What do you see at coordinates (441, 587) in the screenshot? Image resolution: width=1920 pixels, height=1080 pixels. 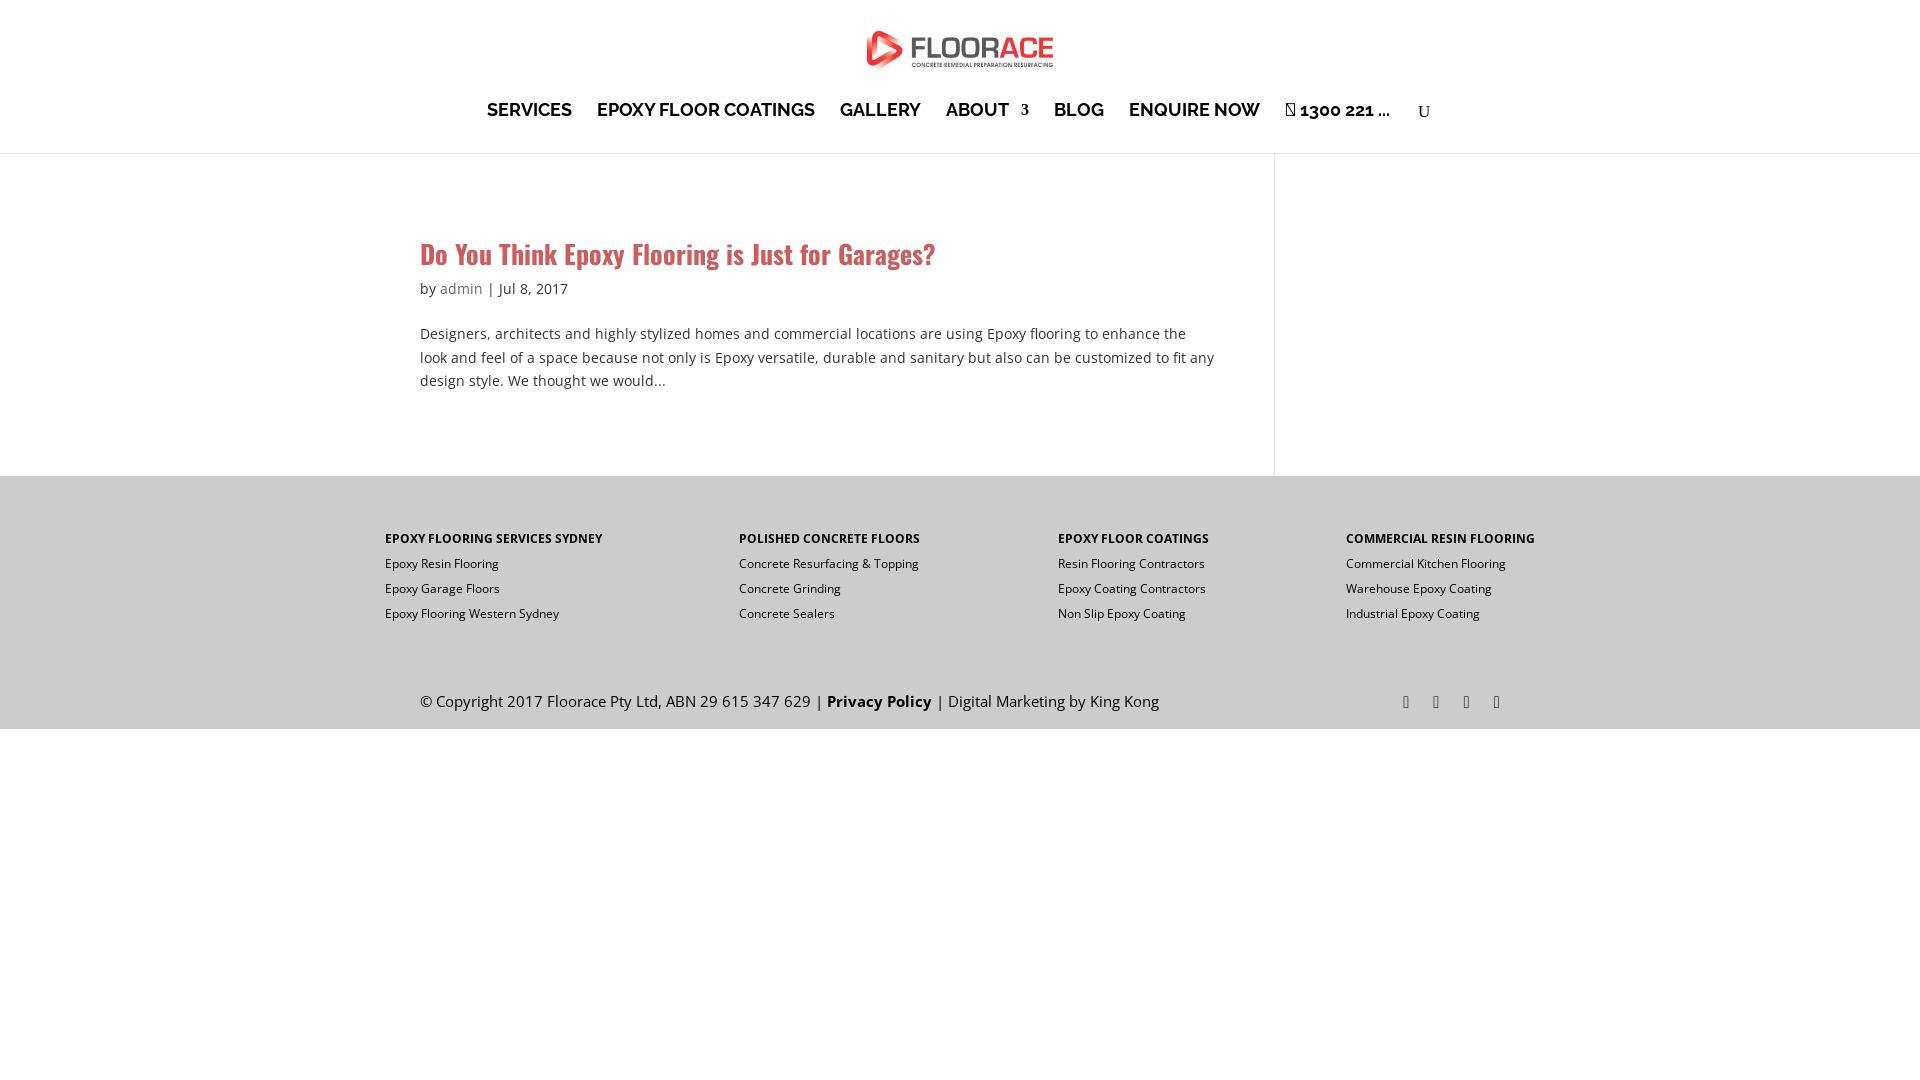 I see `'Epoxy Garage Floors'` at bounding box center [441, 587].